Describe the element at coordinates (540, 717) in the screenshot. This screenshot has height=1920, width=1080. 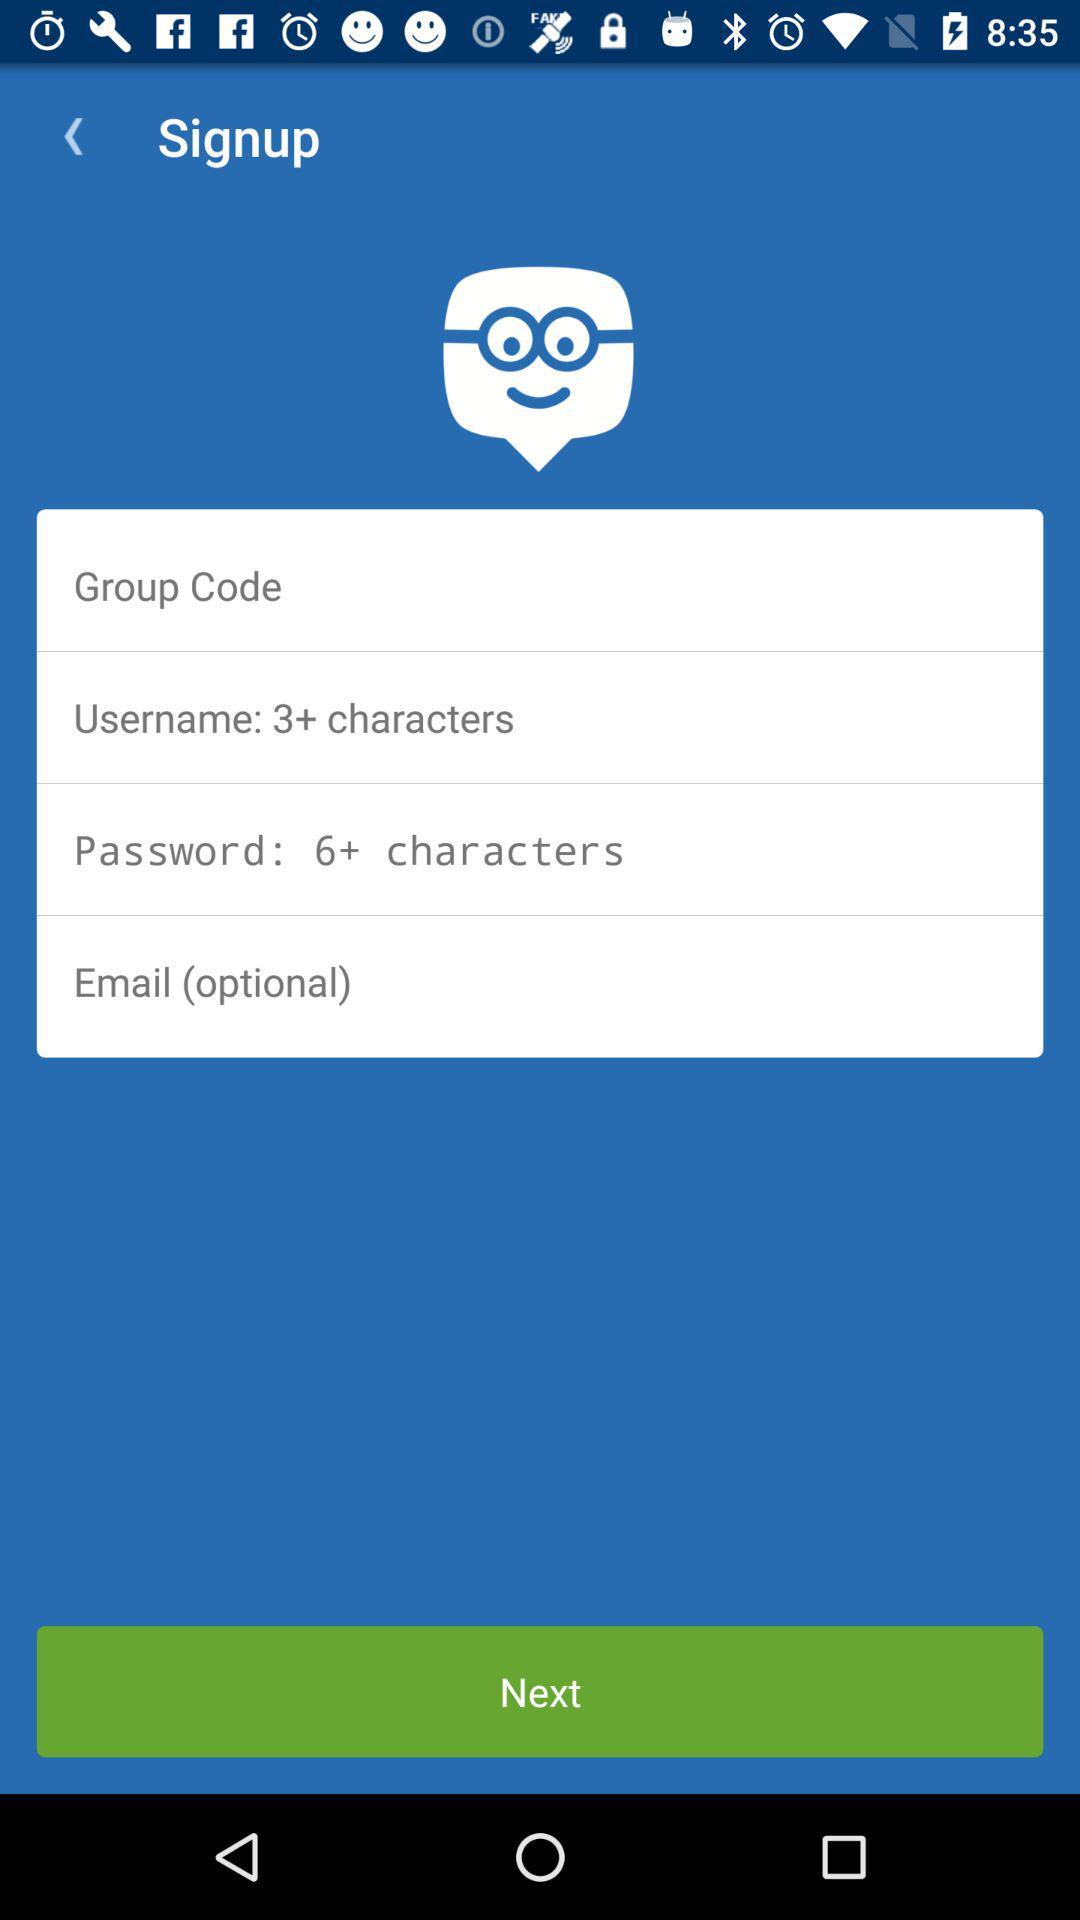
I see `unsername` at that location.